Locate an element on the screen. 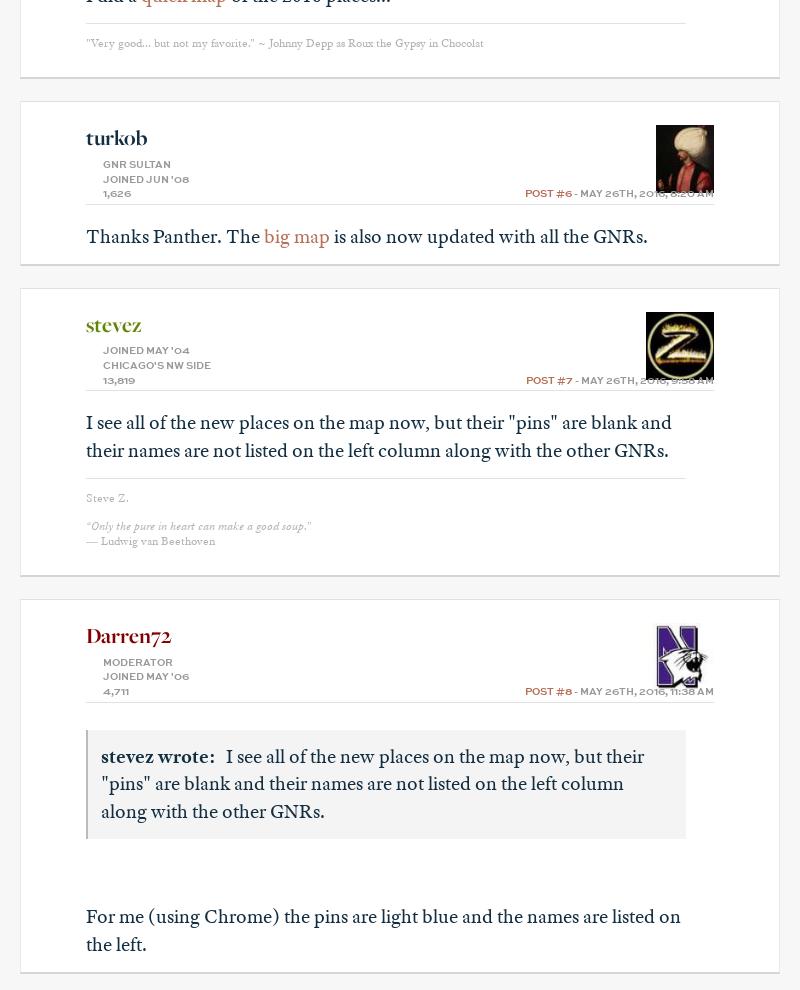  'Post #6' is located at coordinates (548, 194).